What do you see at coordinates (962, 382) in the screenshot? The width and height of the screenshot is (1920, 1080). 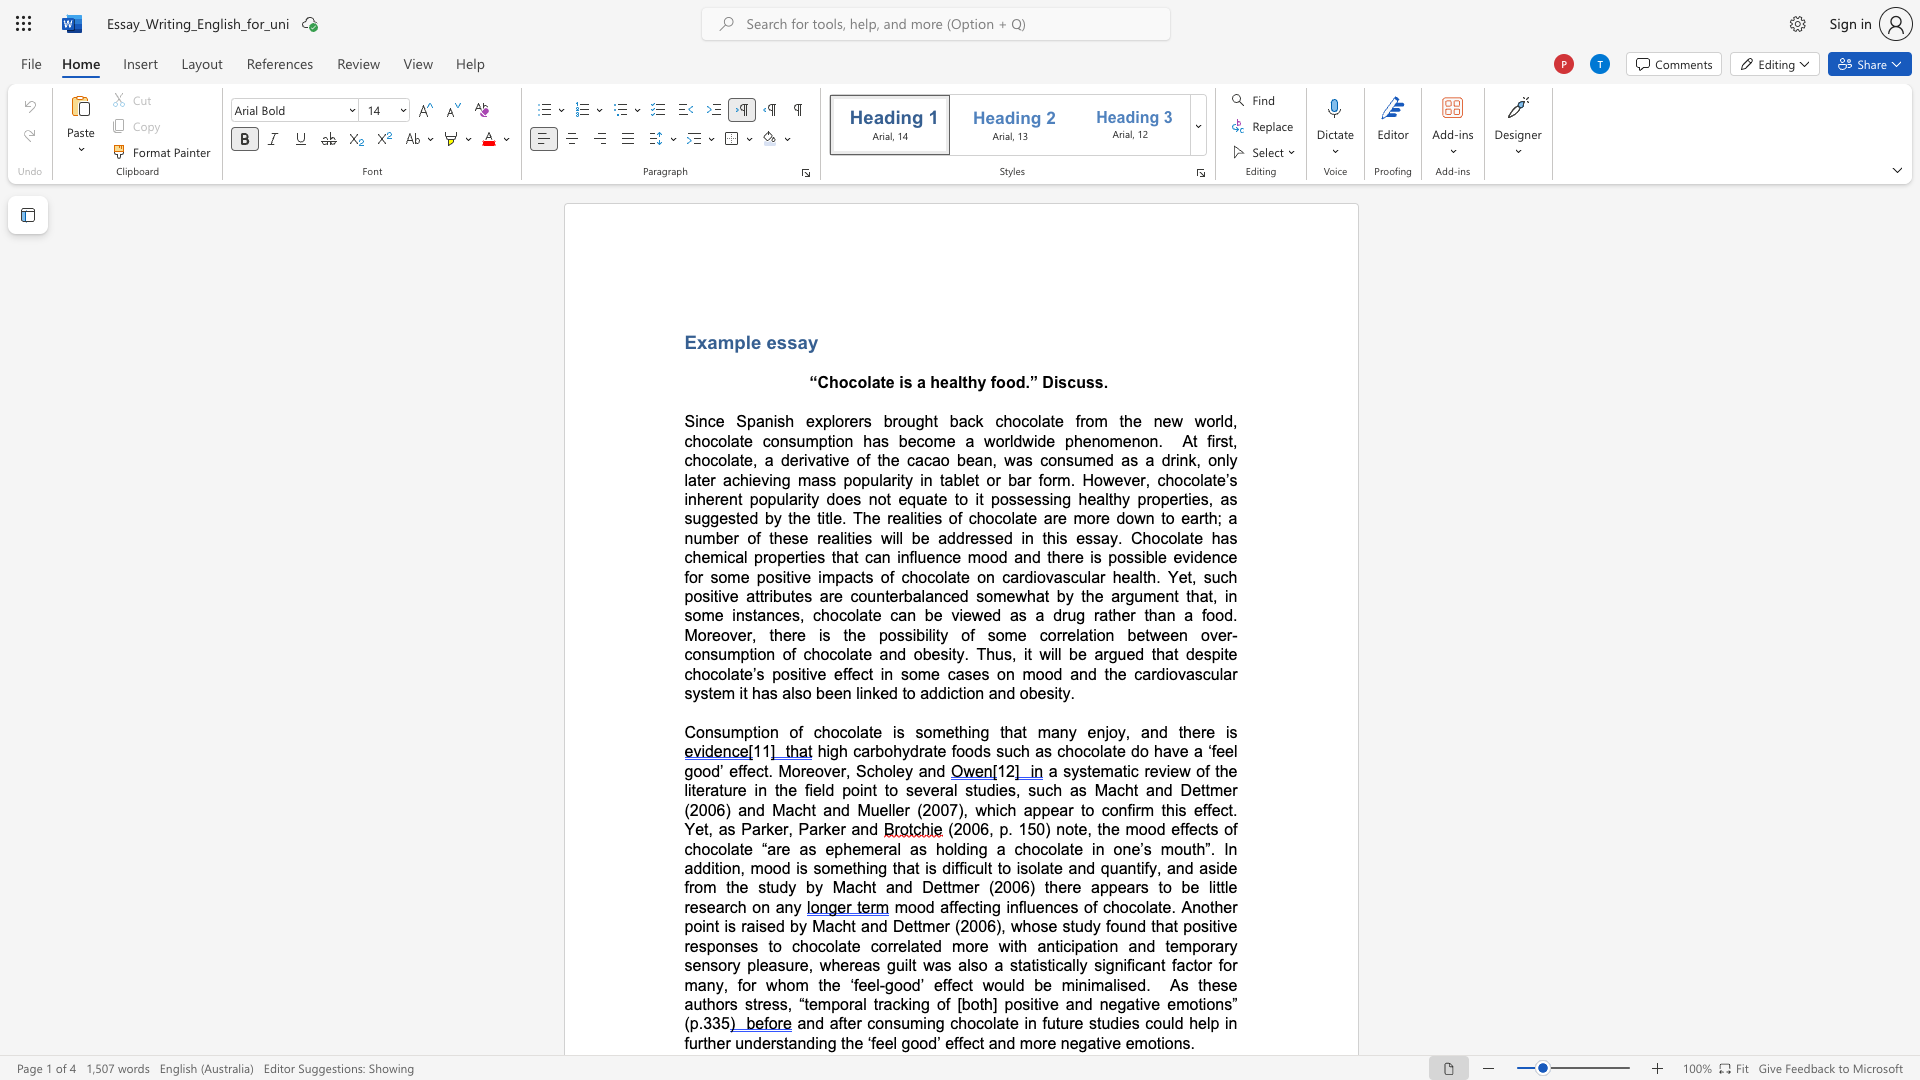 I see `the space between the continuous character "l" and "t" in the text` at bounding box center [962, 382].